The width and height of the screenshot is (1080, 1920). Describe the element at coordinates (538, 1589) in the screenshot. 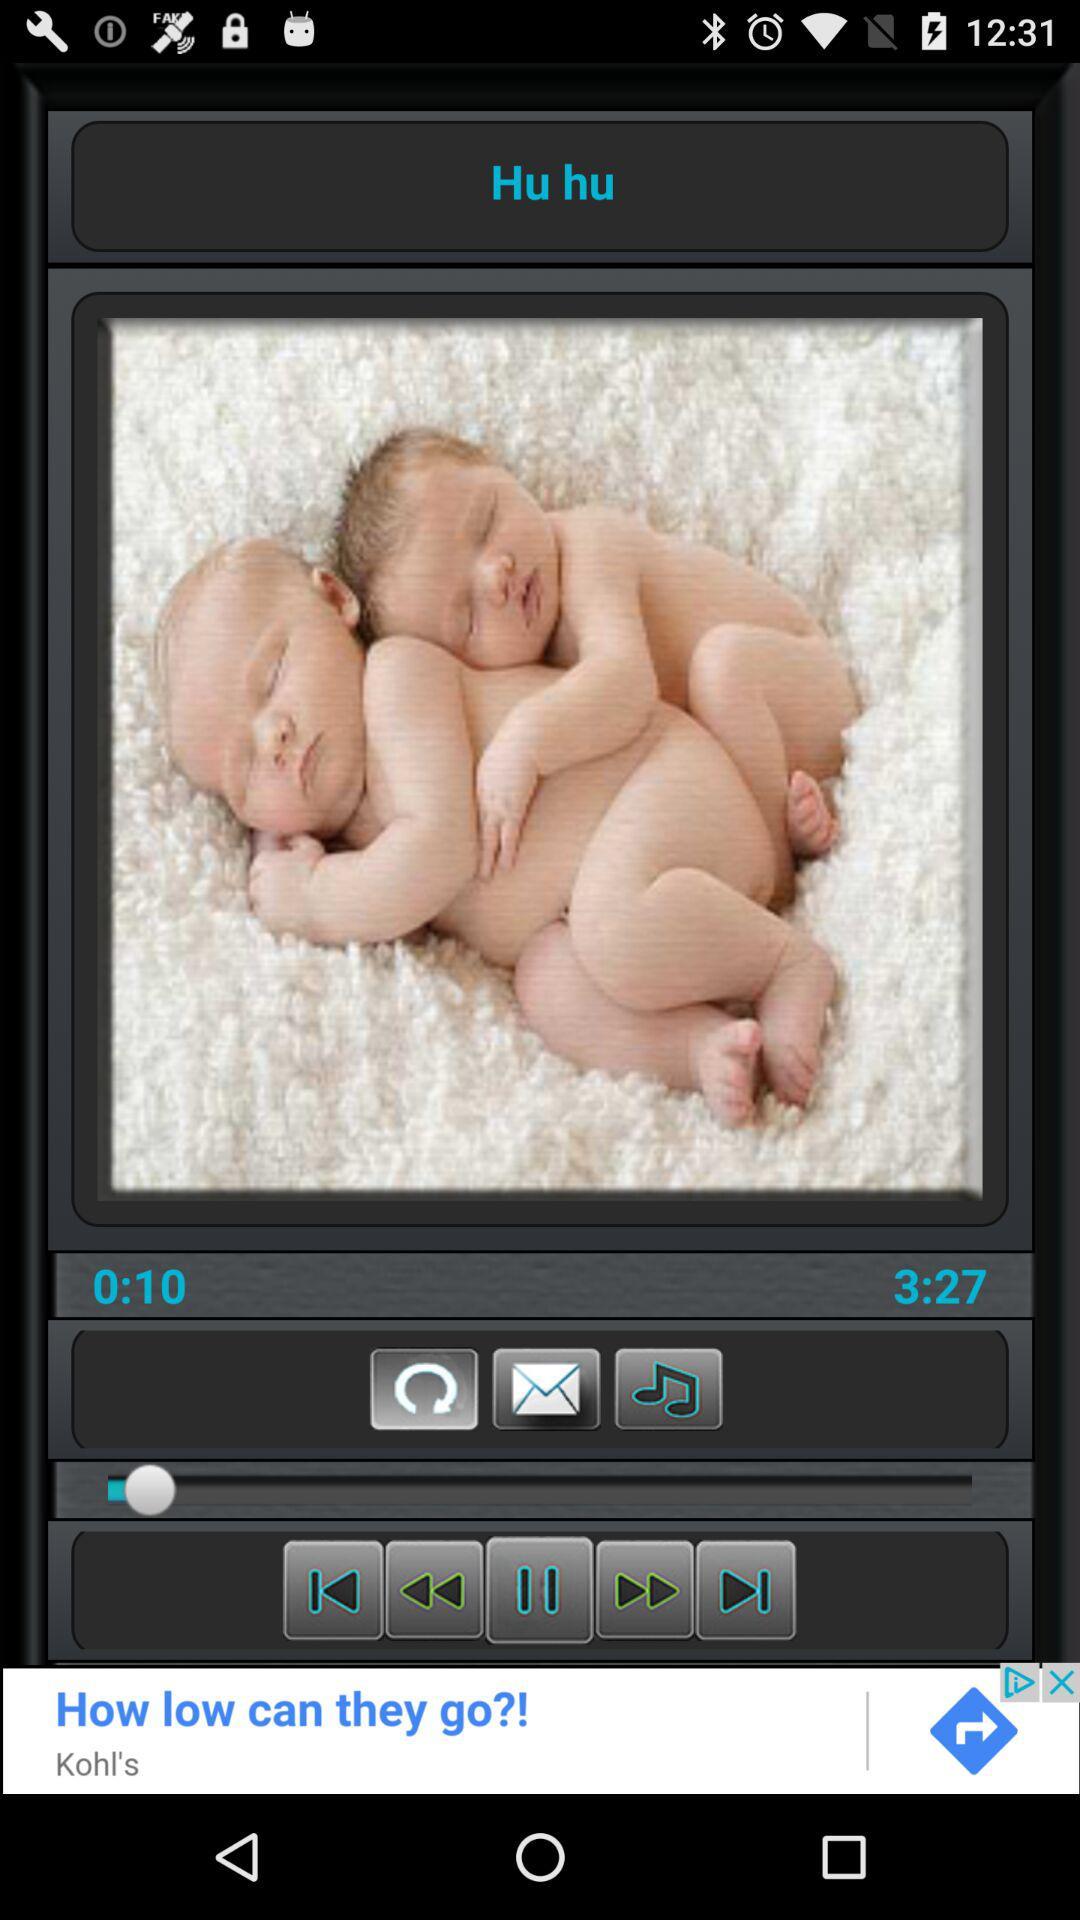

I see `pause` at that location.